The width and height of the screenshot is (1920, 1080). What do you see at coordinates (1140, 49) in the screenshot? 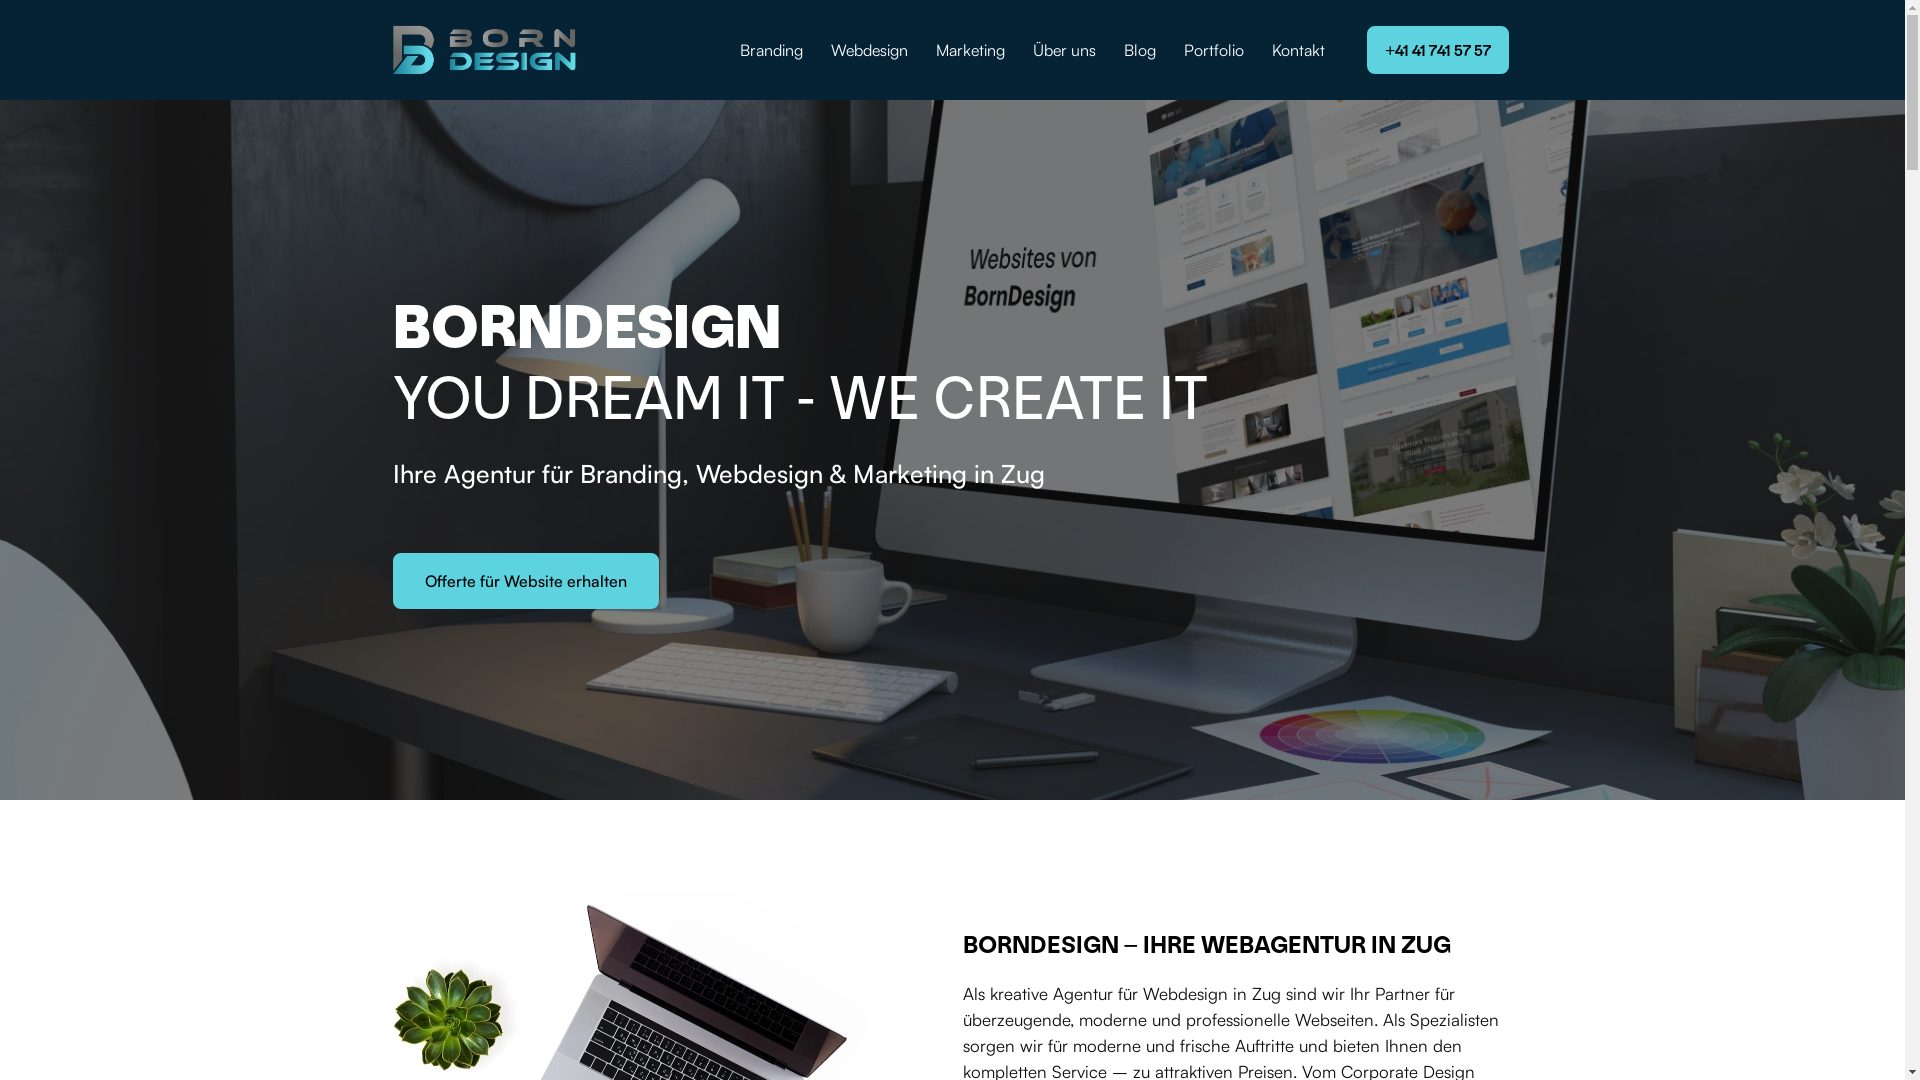
I see `'Blog'` at bounding box center [1140, 49].